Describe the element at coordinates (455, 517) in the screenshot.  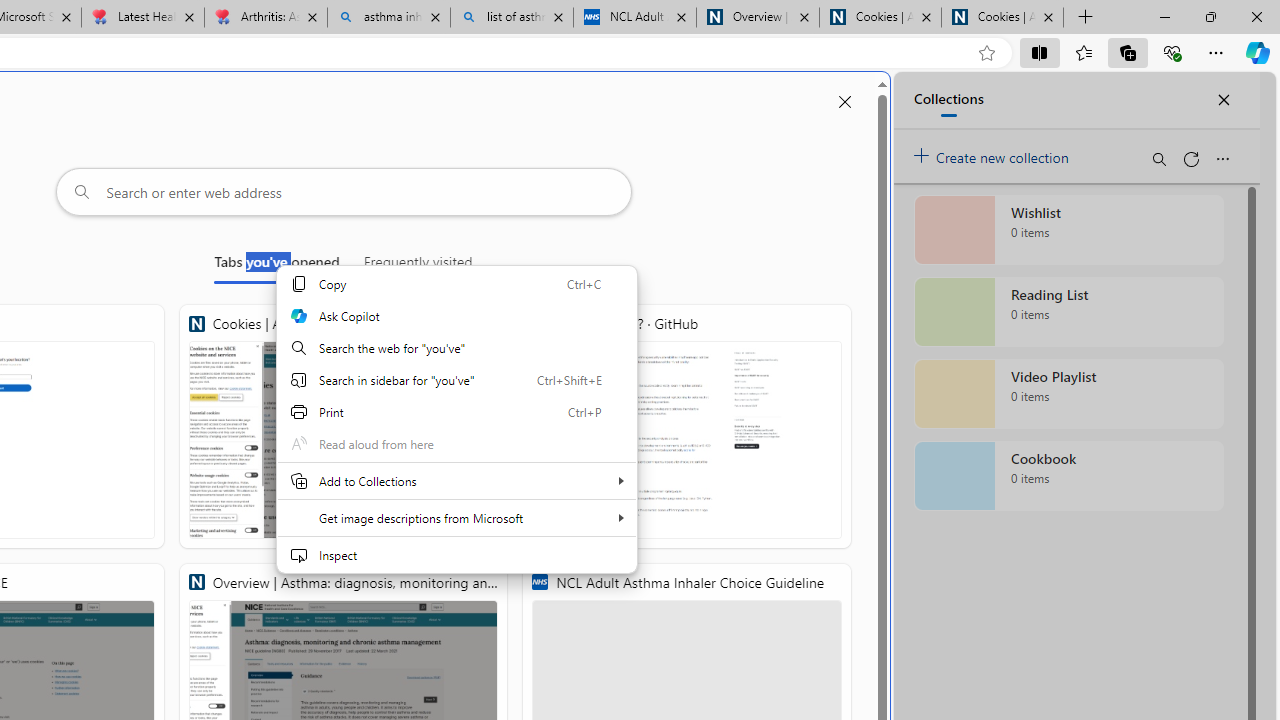
I see `'Get image descriptions from Microsoft'` at that location.